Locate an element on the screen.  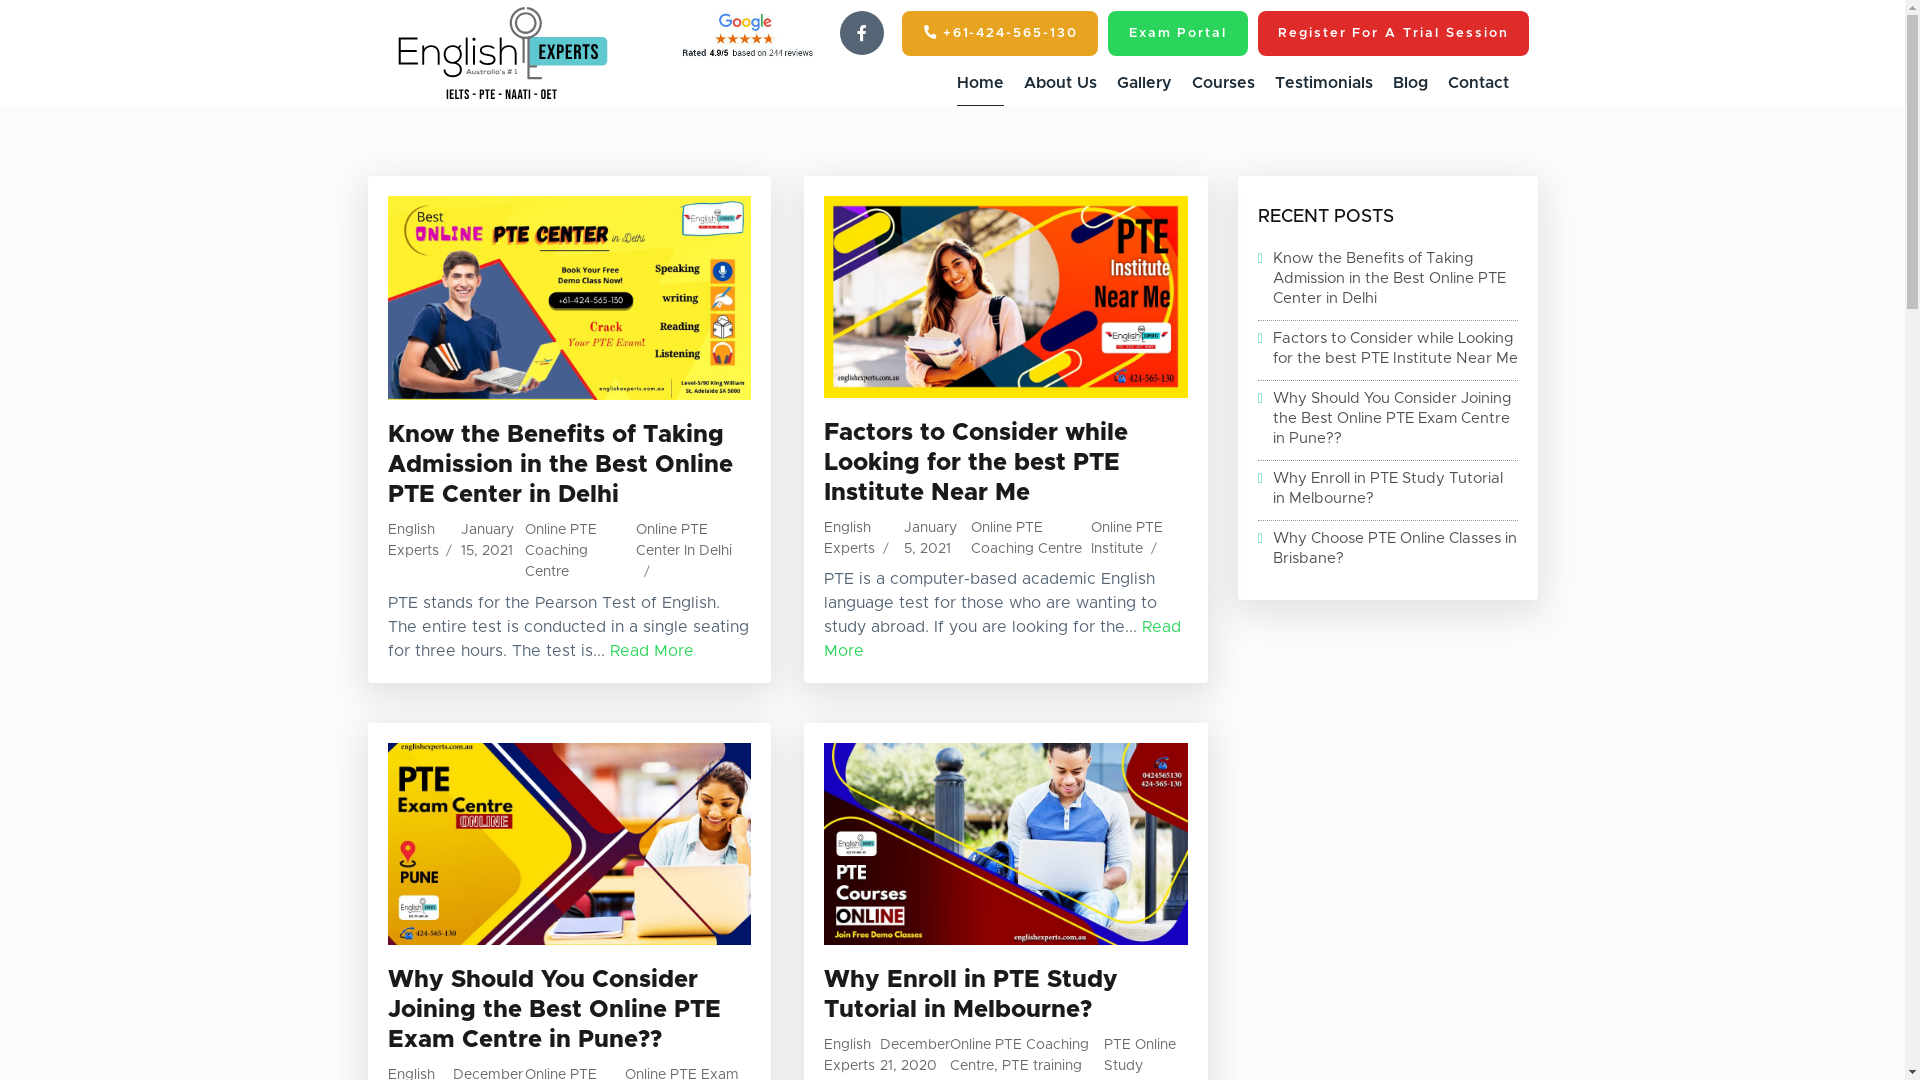
'English Experts' is located at coordinates (849, 1054).